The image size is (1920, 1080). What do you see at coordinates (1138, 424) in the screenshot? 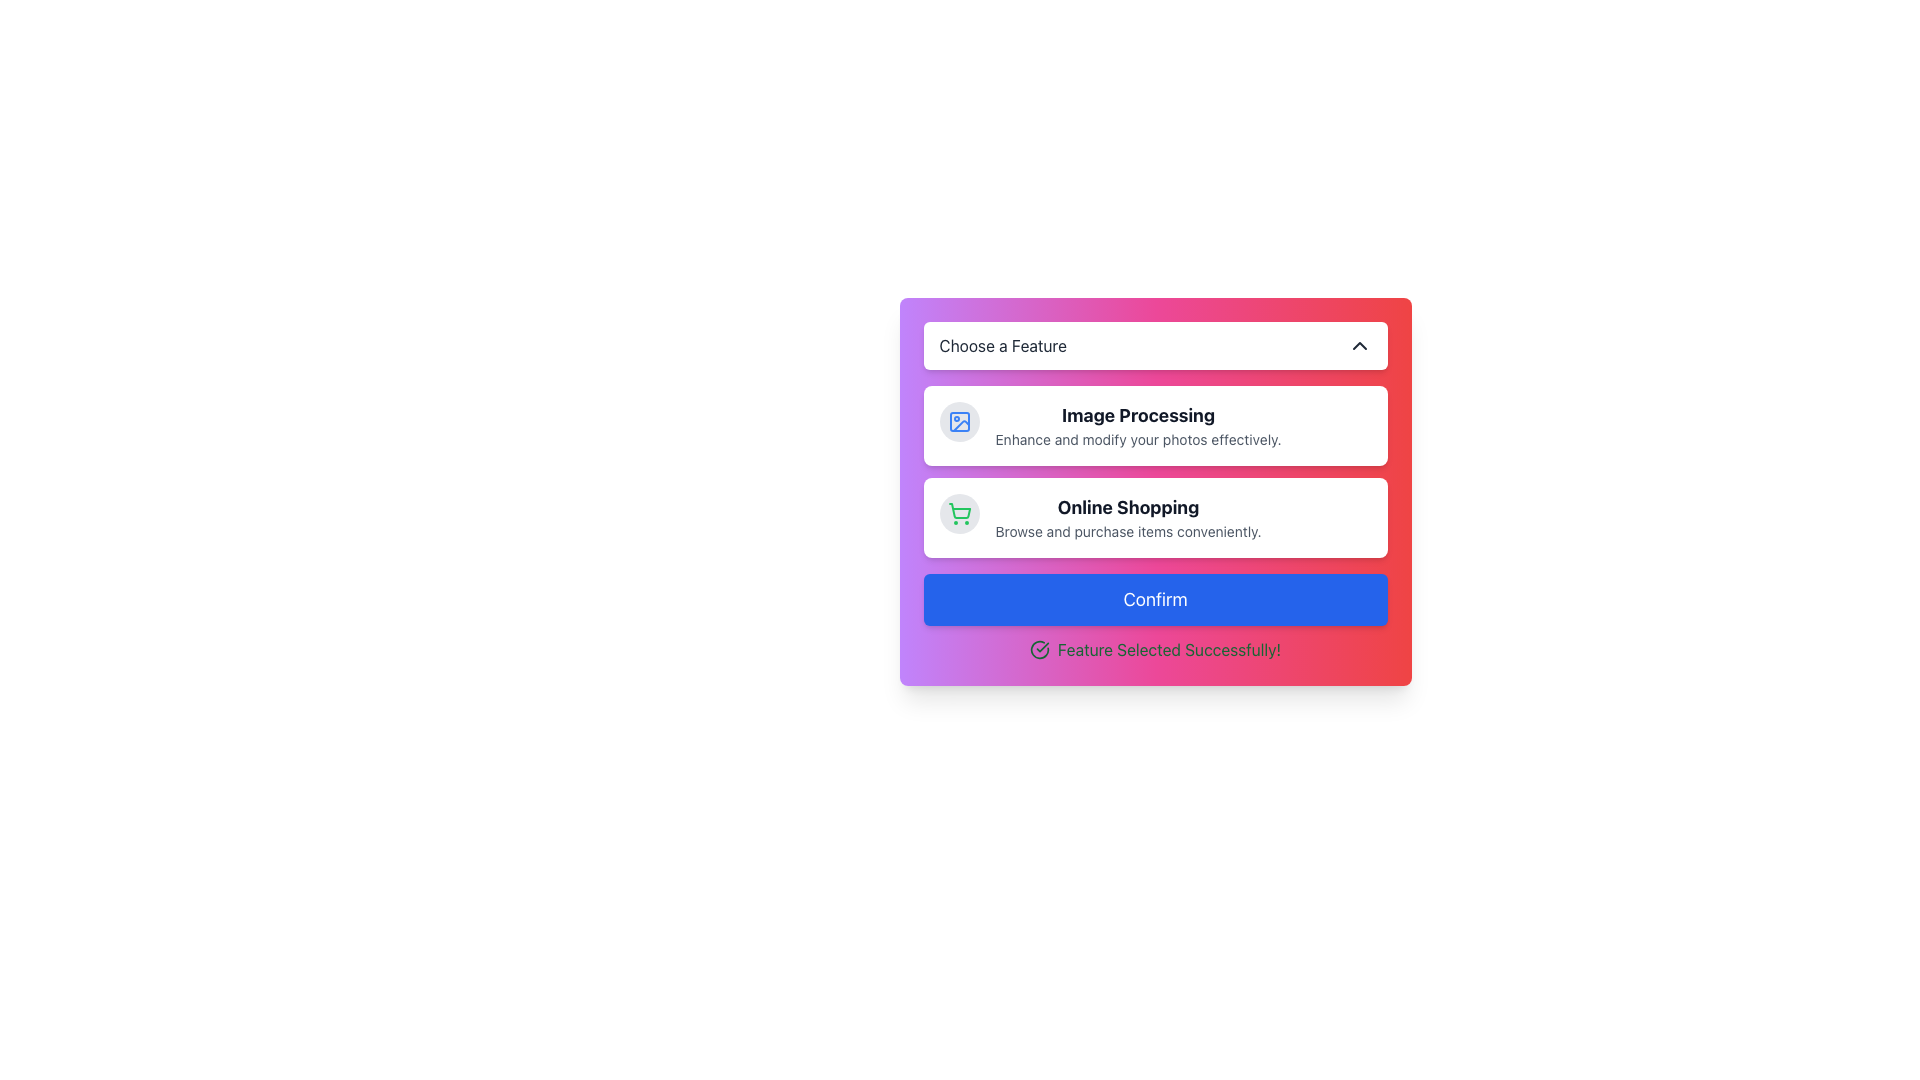
I see `the 'Image Processing' text within the interactive card component` at bounding box center [1138, 424].